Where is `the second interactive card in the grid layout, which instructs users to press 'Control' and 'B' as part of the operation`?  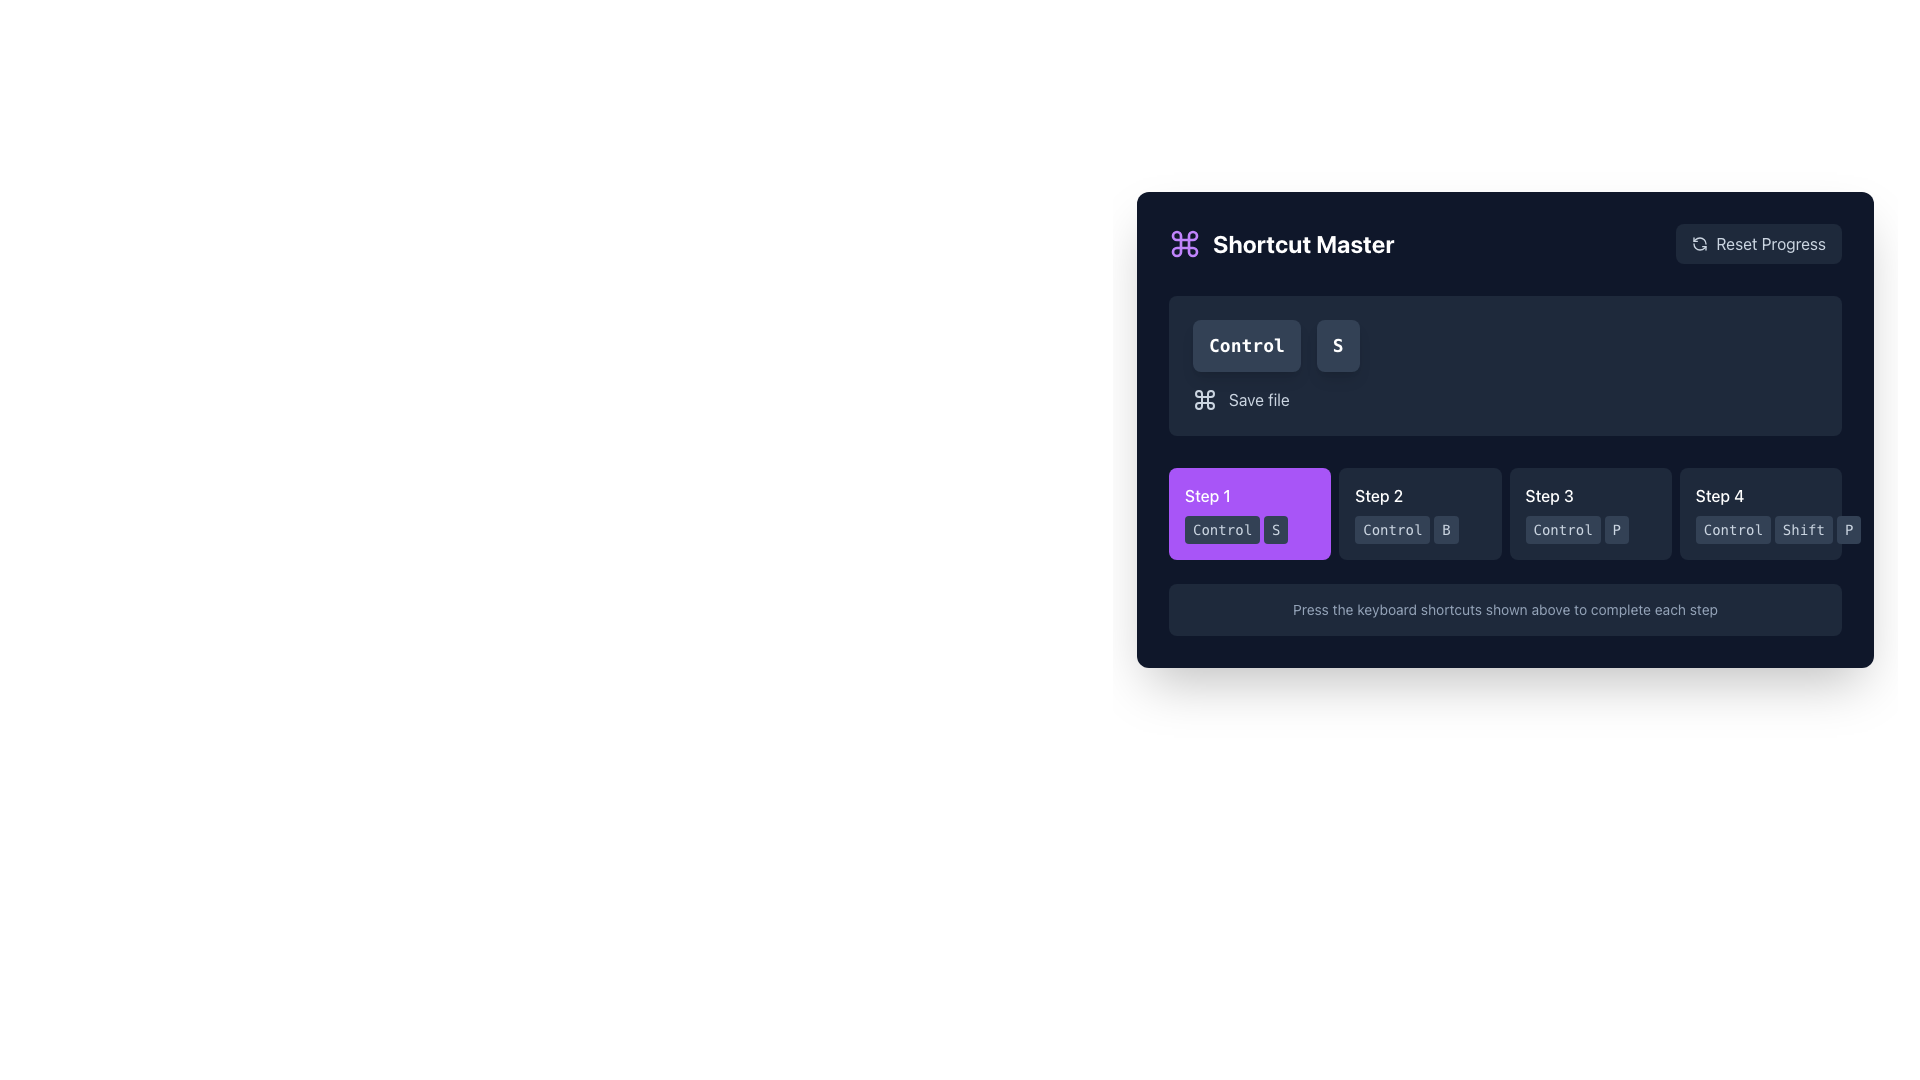 the second interactive card in the grid layout, which instructs users to press 'Control' and 'B' as part of the operation is located at coordinates (1419, 512).